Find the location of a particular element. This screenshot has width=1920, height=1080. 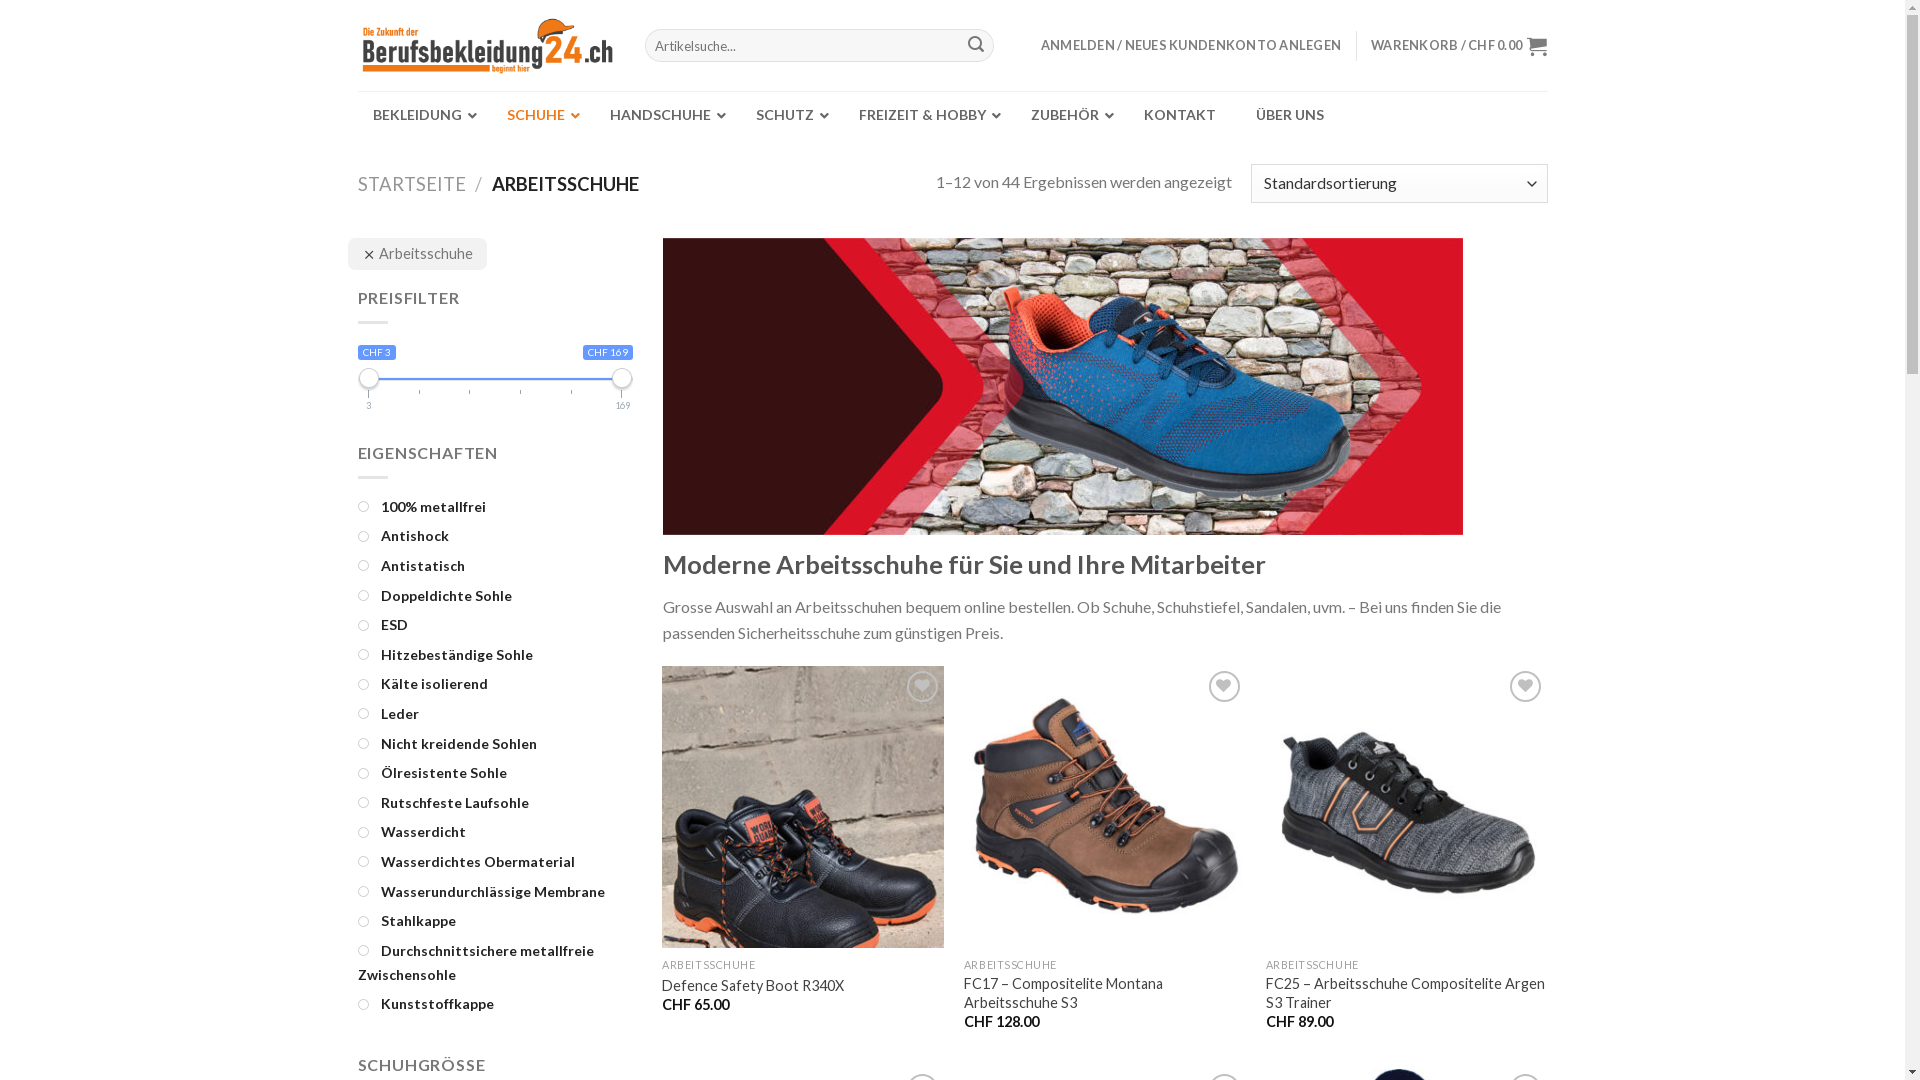

'STARTSEITE' is located at coordinates (411, 184).